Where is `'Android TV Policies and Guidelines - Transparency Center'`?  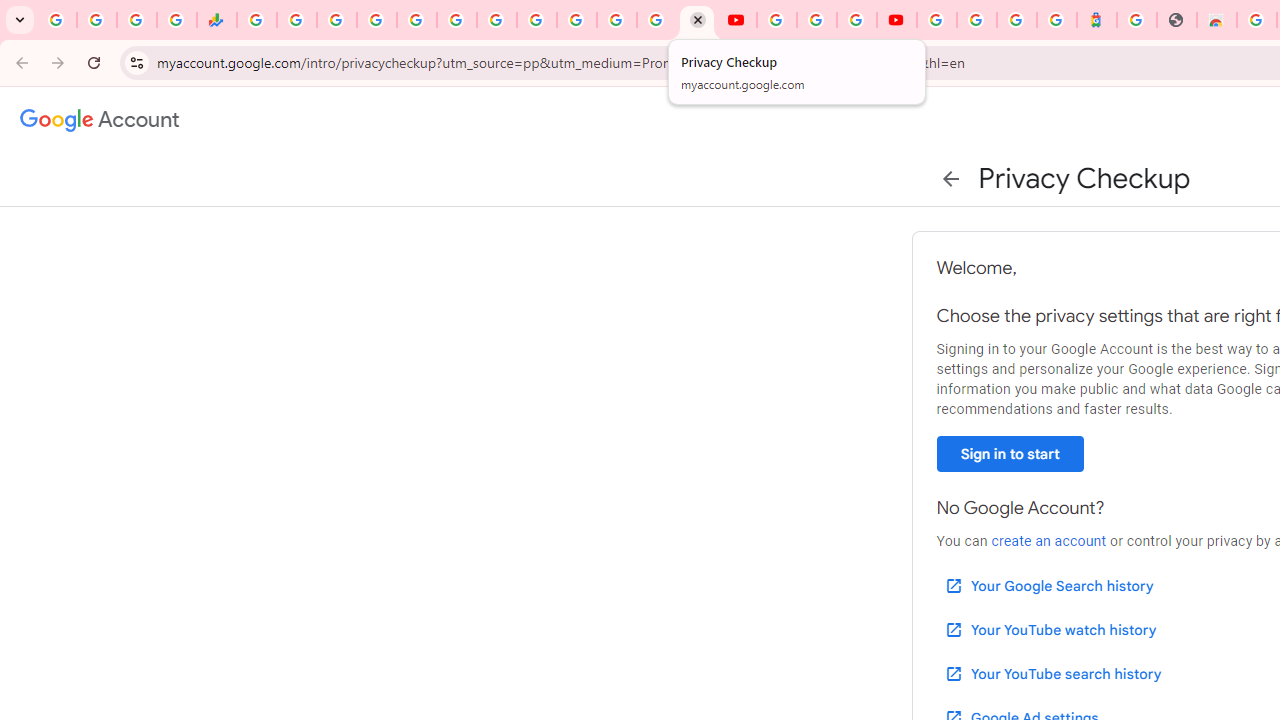
'Android TV Policies and Guidelines - Transparency Center' is located at coordinates (497, 20).